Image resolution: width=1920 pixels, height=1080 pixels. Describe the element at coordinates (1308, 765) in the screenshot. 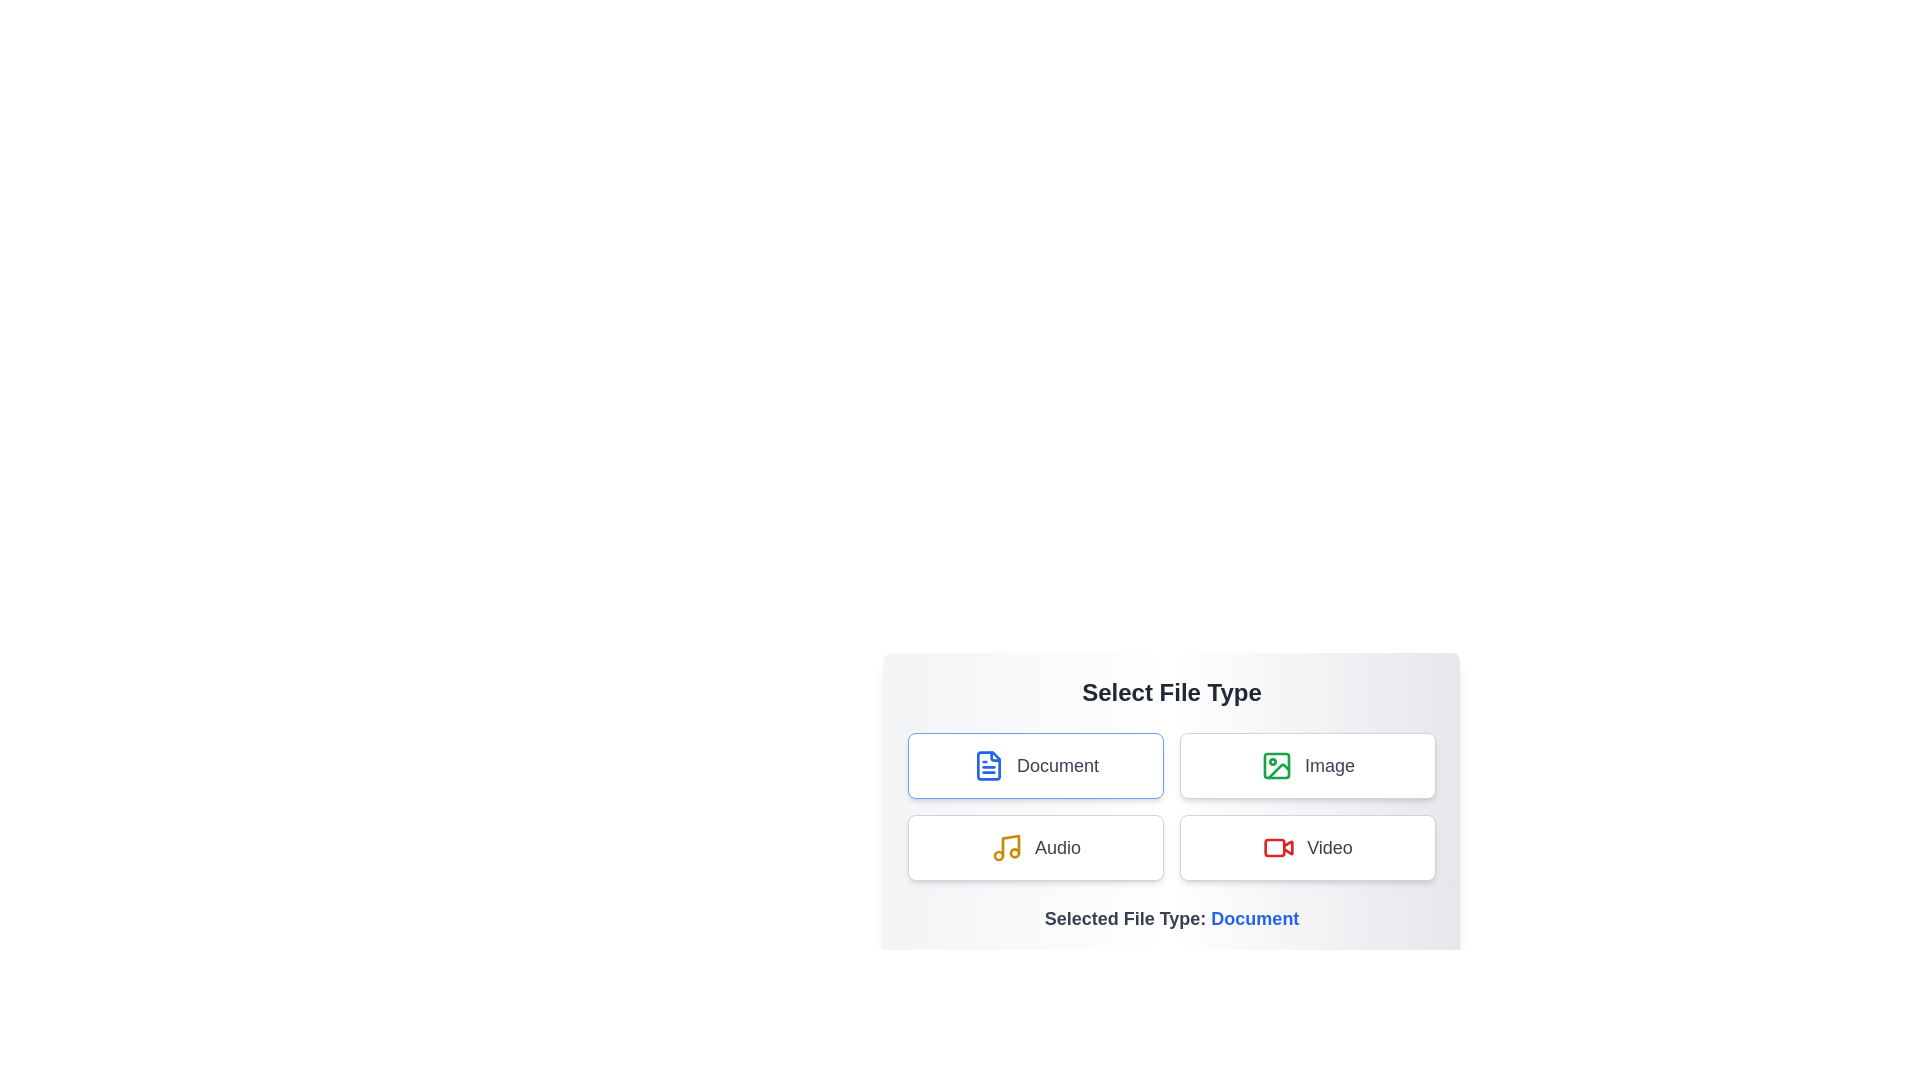

I see `the 'Image' button, which is a rectangular button with a white background, a green image icon, and a medium grey label` at that location.